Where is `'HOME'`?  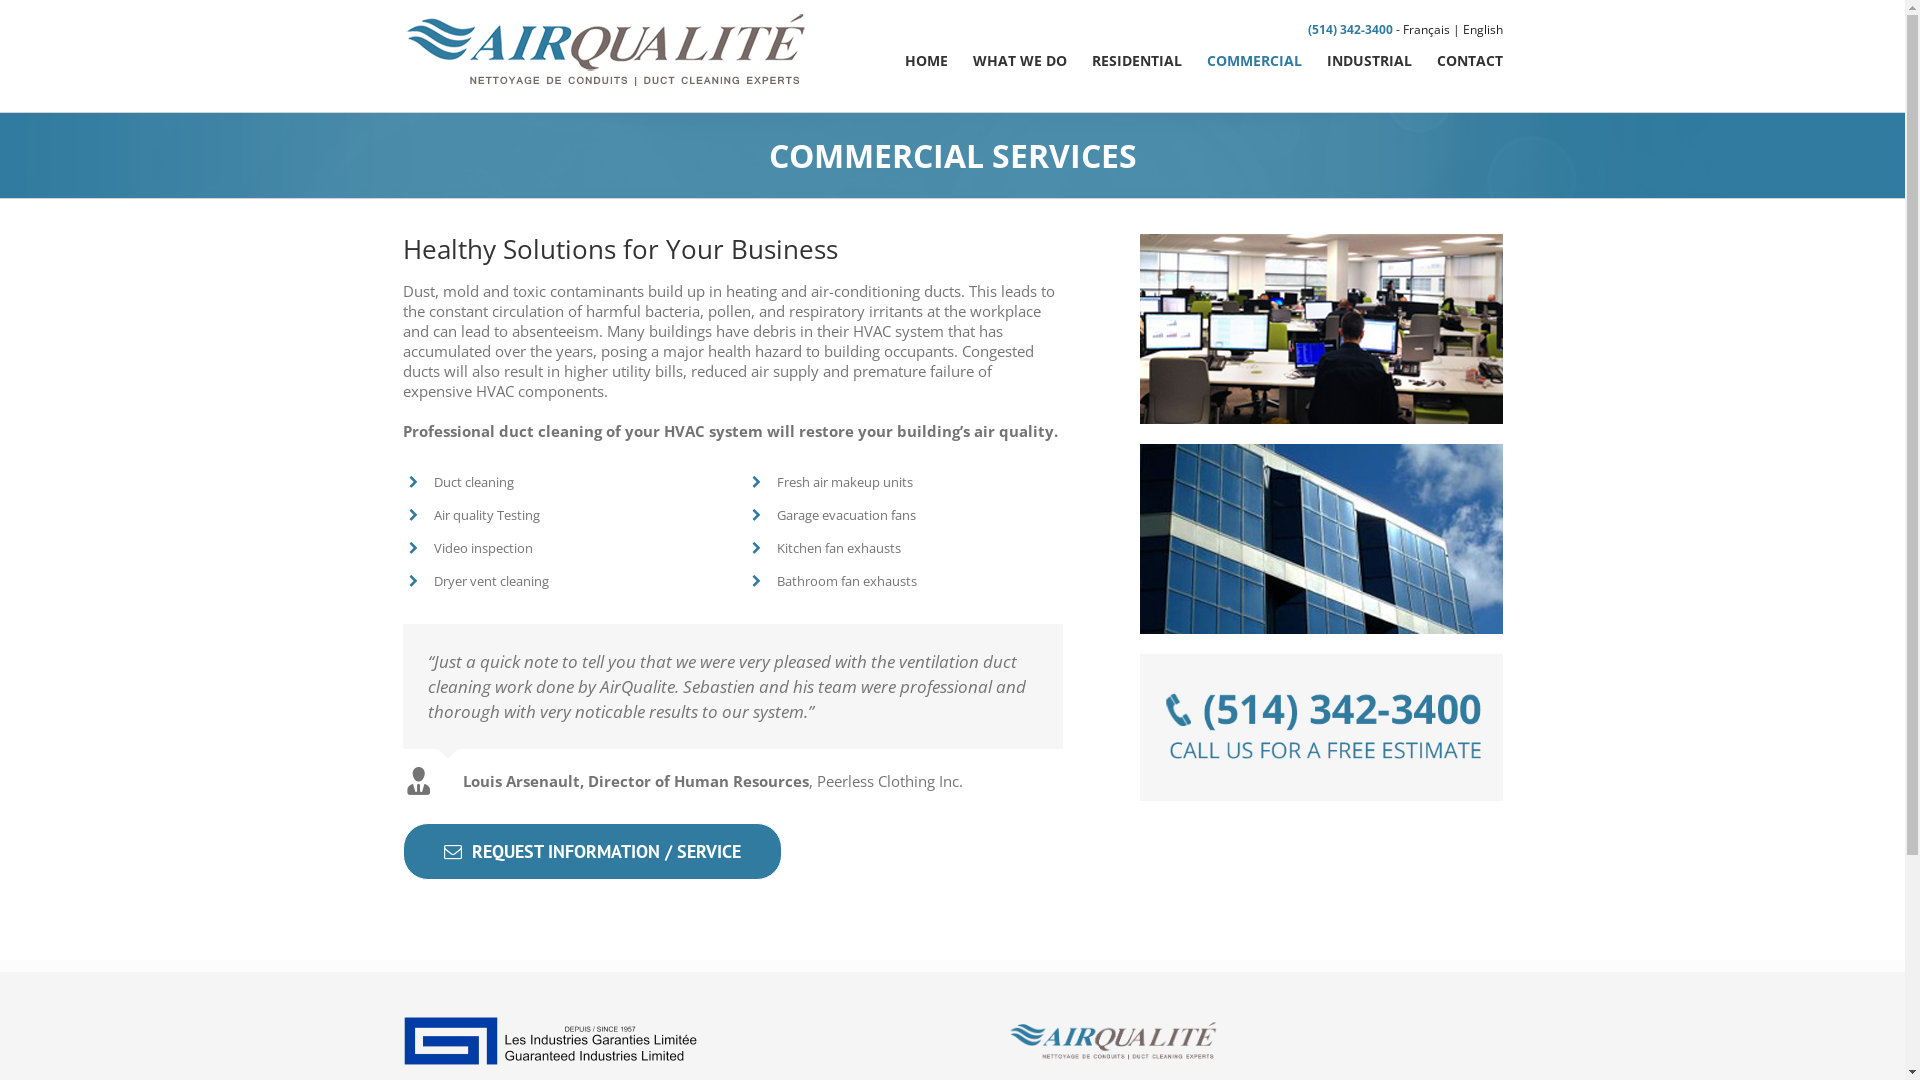
'HOME' is located at coordinates (902, 57).